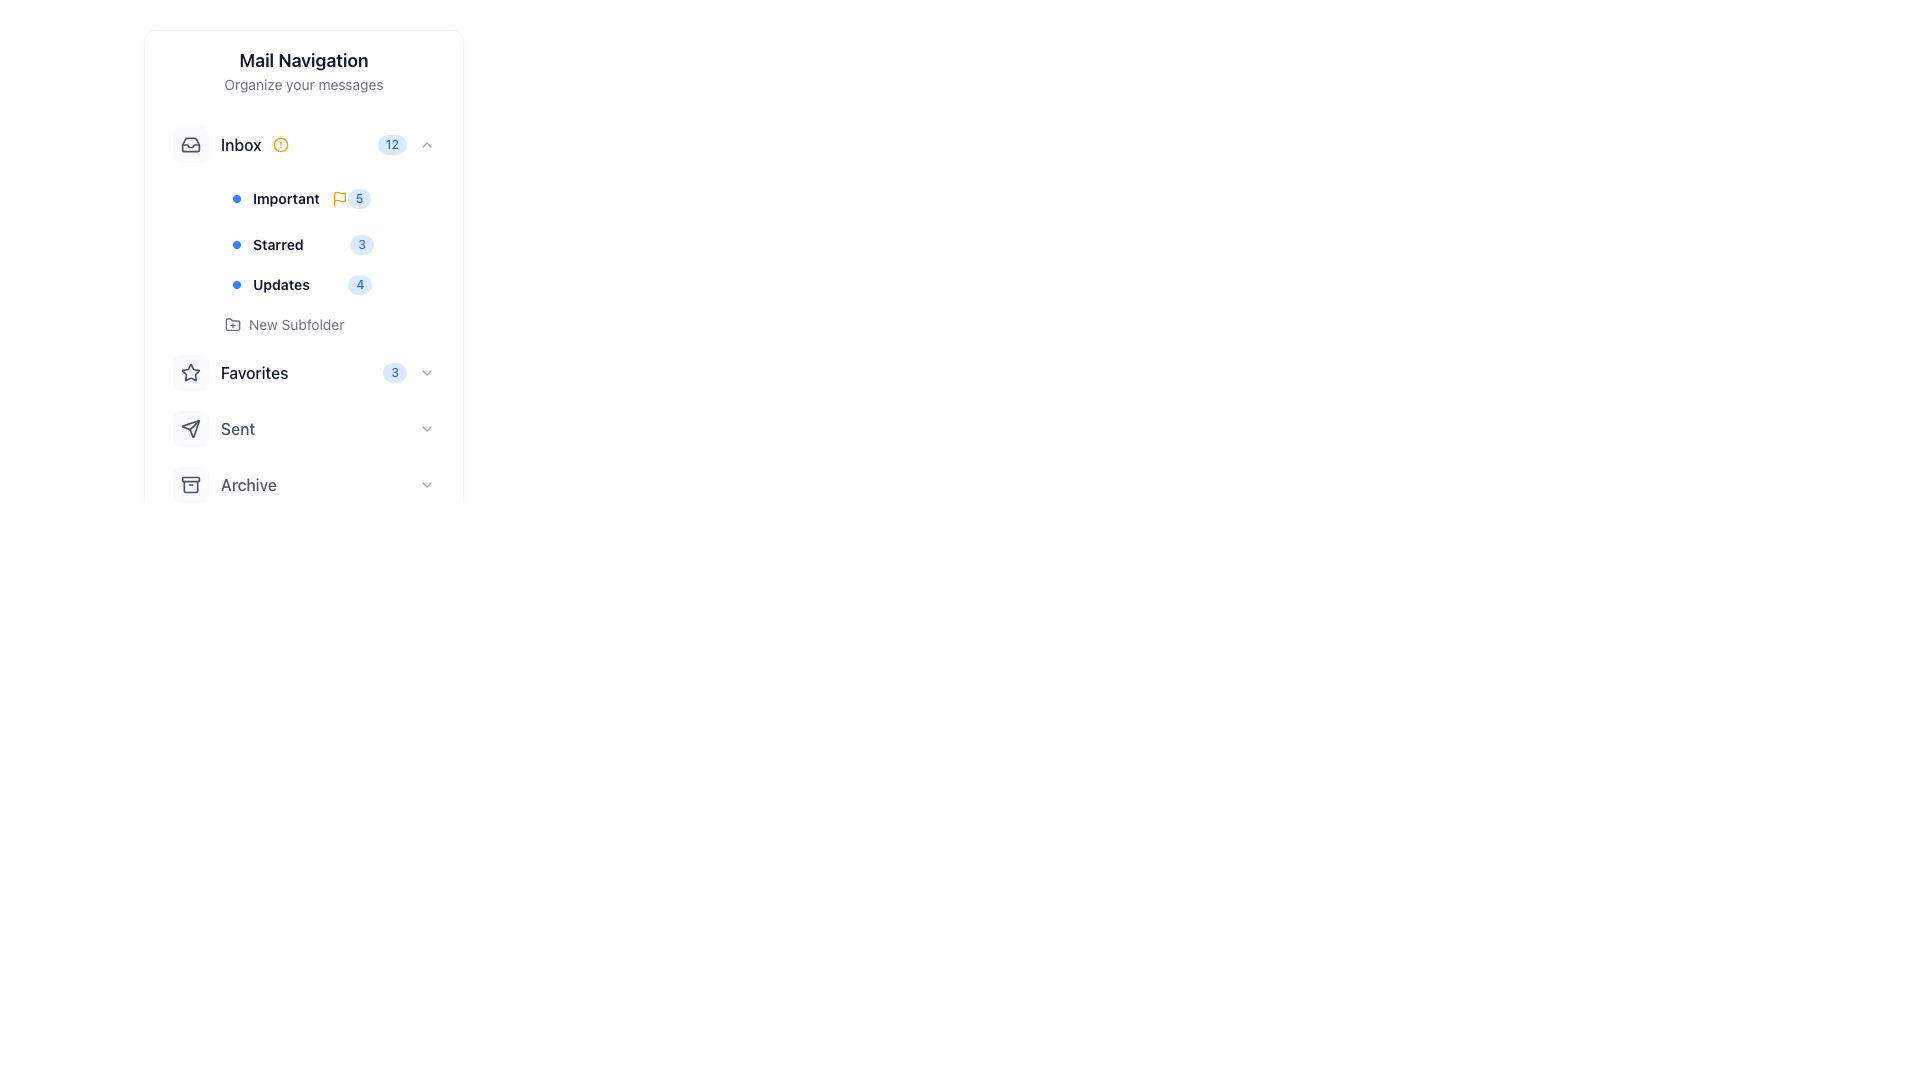 Image resolution: width=1920 pixels, height=1080 pixels. I want to click on number '12' displayed on the Notification badge, which is a small, rounded badge with a light blue background located in the navigation pane under the 'Inbox' label, so click(392, 144).